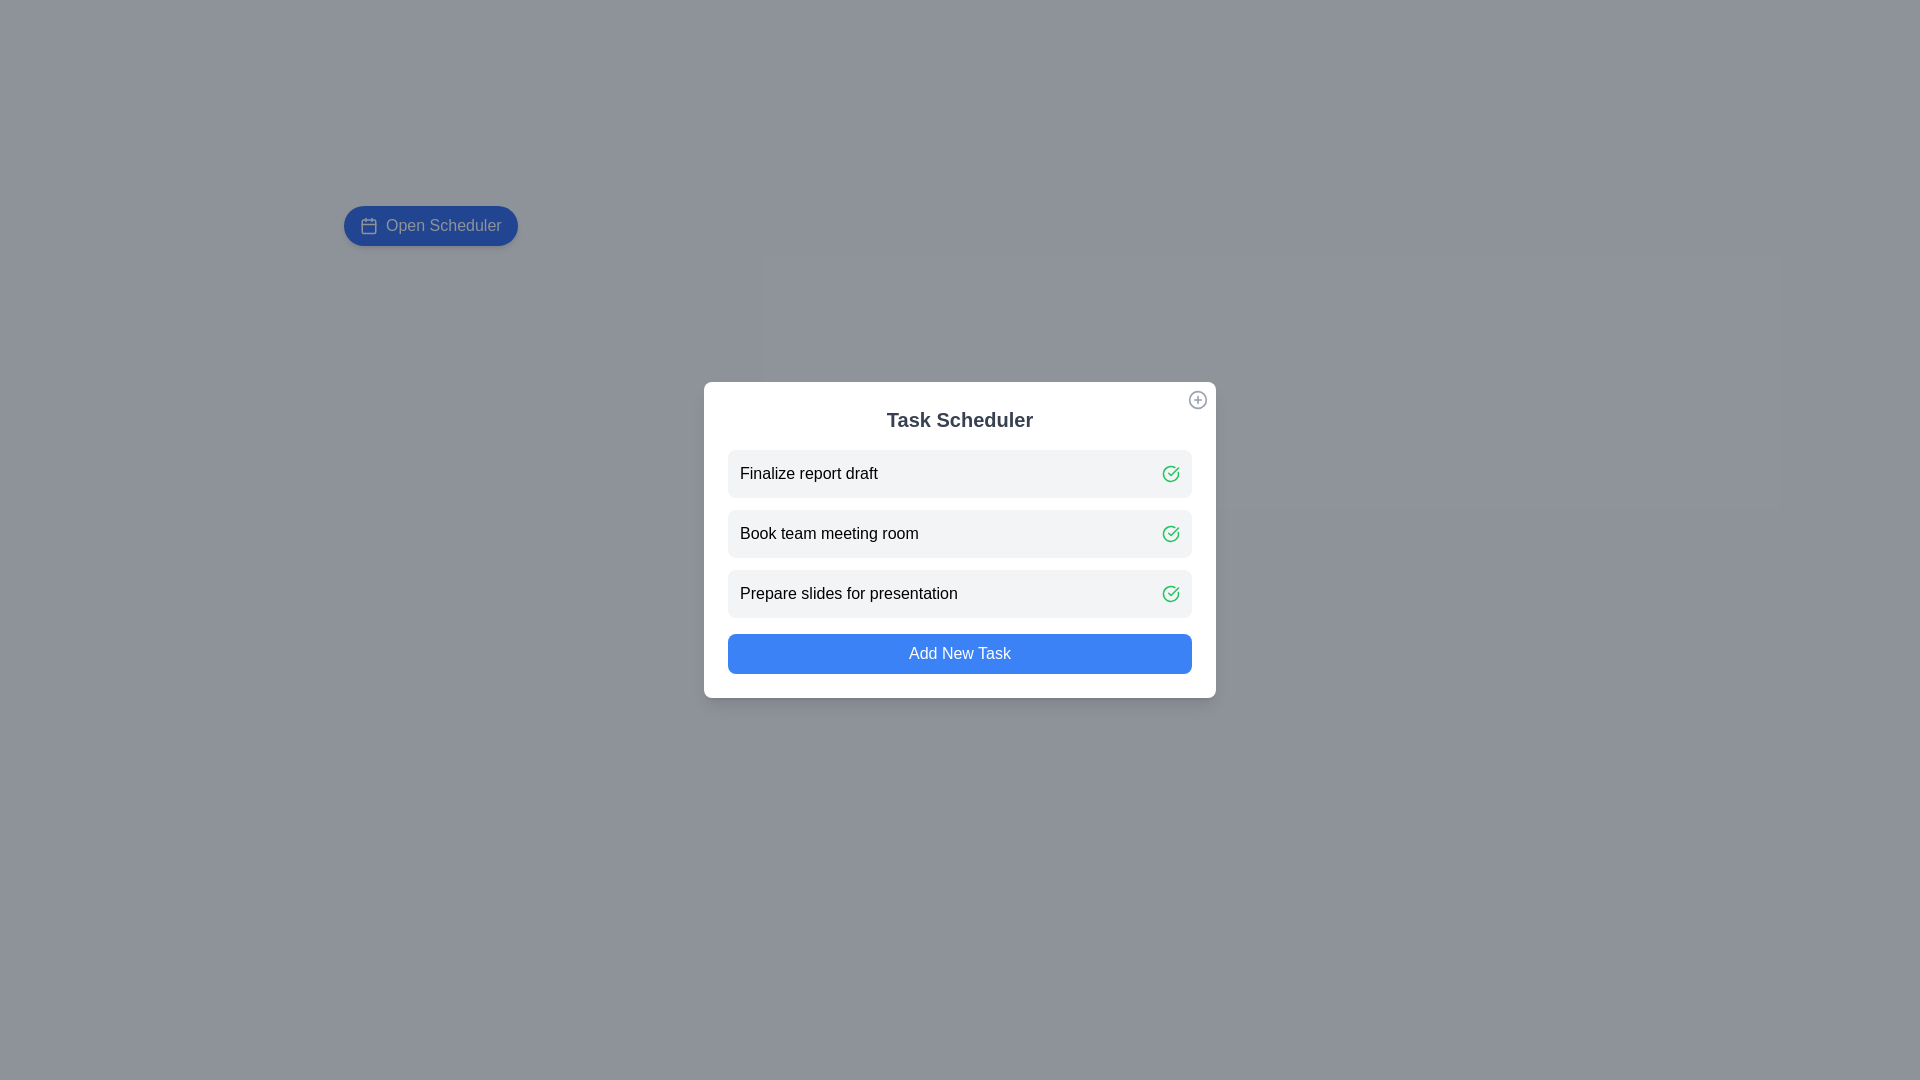  I want to click on the 'Task Scheduler' text label, which is a bold and large dark gray label positioned at the top of a white box containing task-related items, so click(960, 419).